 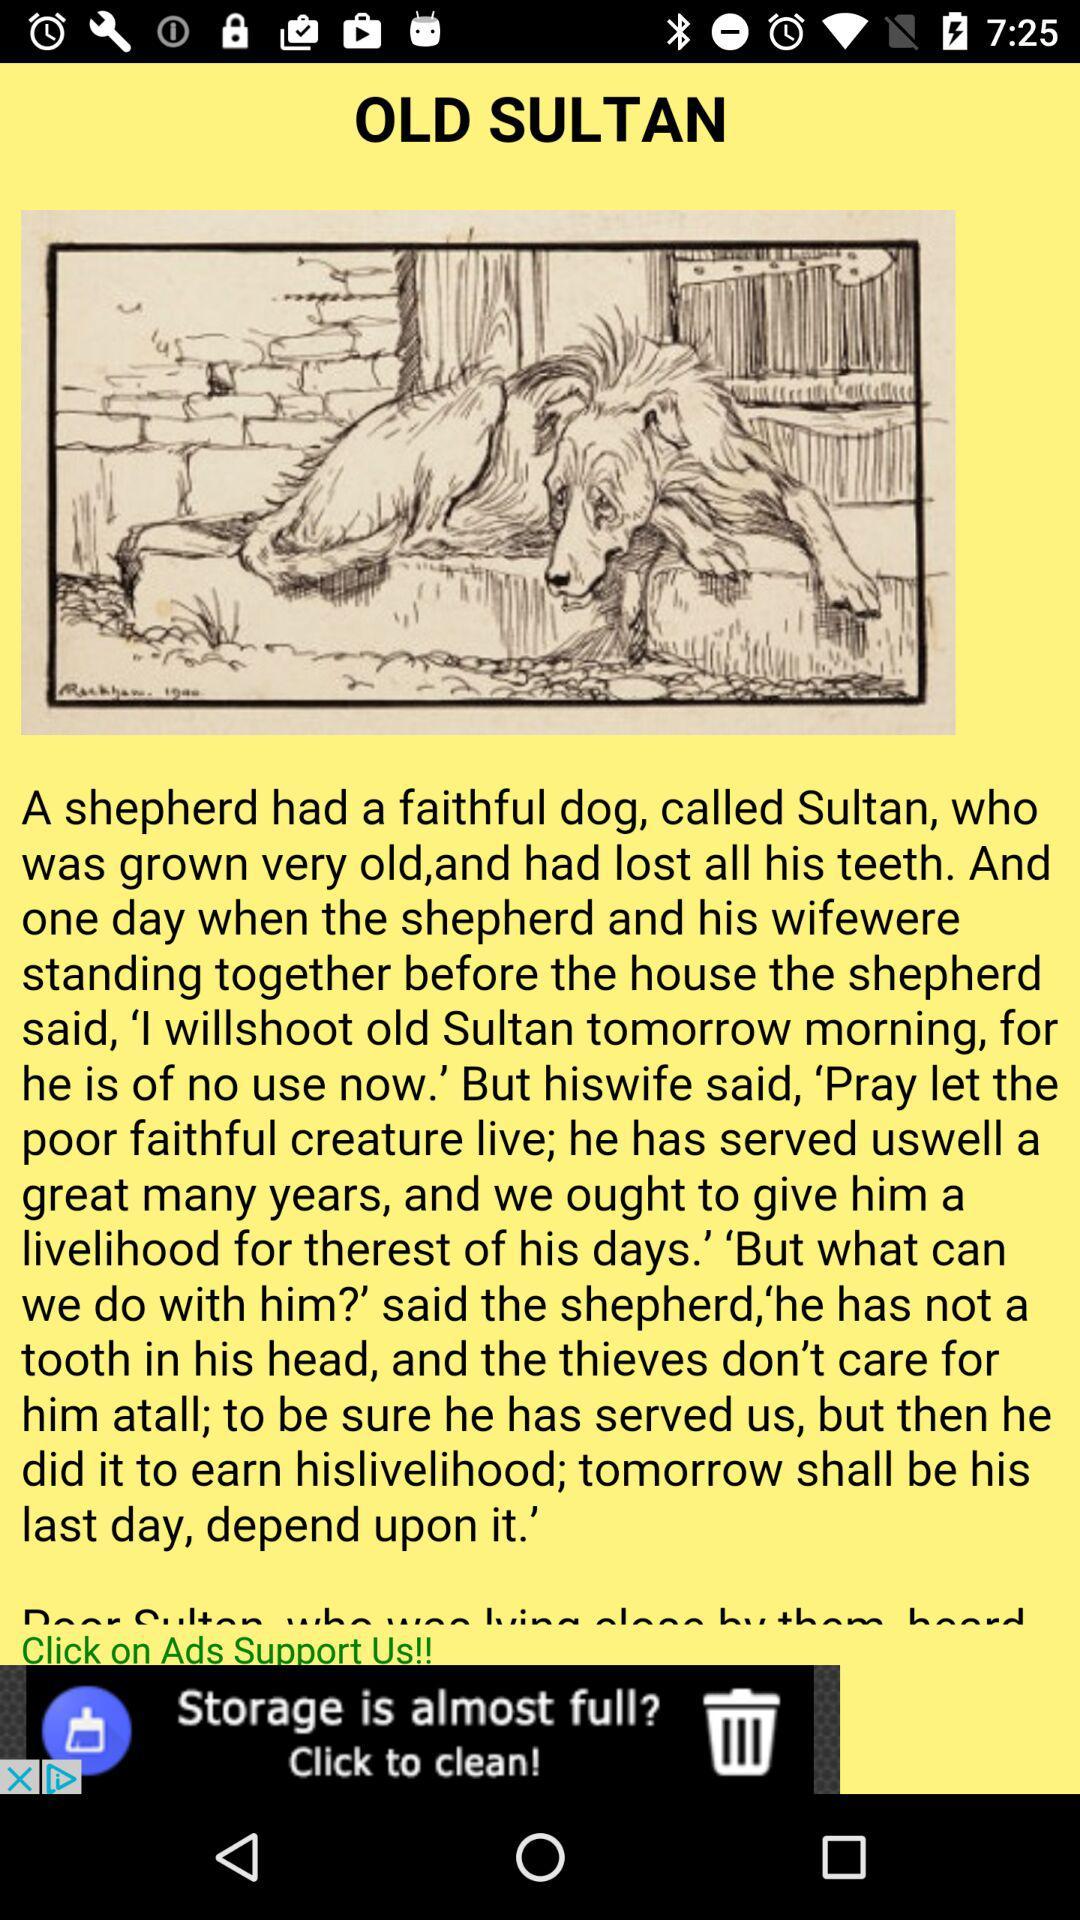 What do you see at coordinates (419, 1728) in the screenshot?
I see `click on advertisement` at bounding box center [419, 1728].